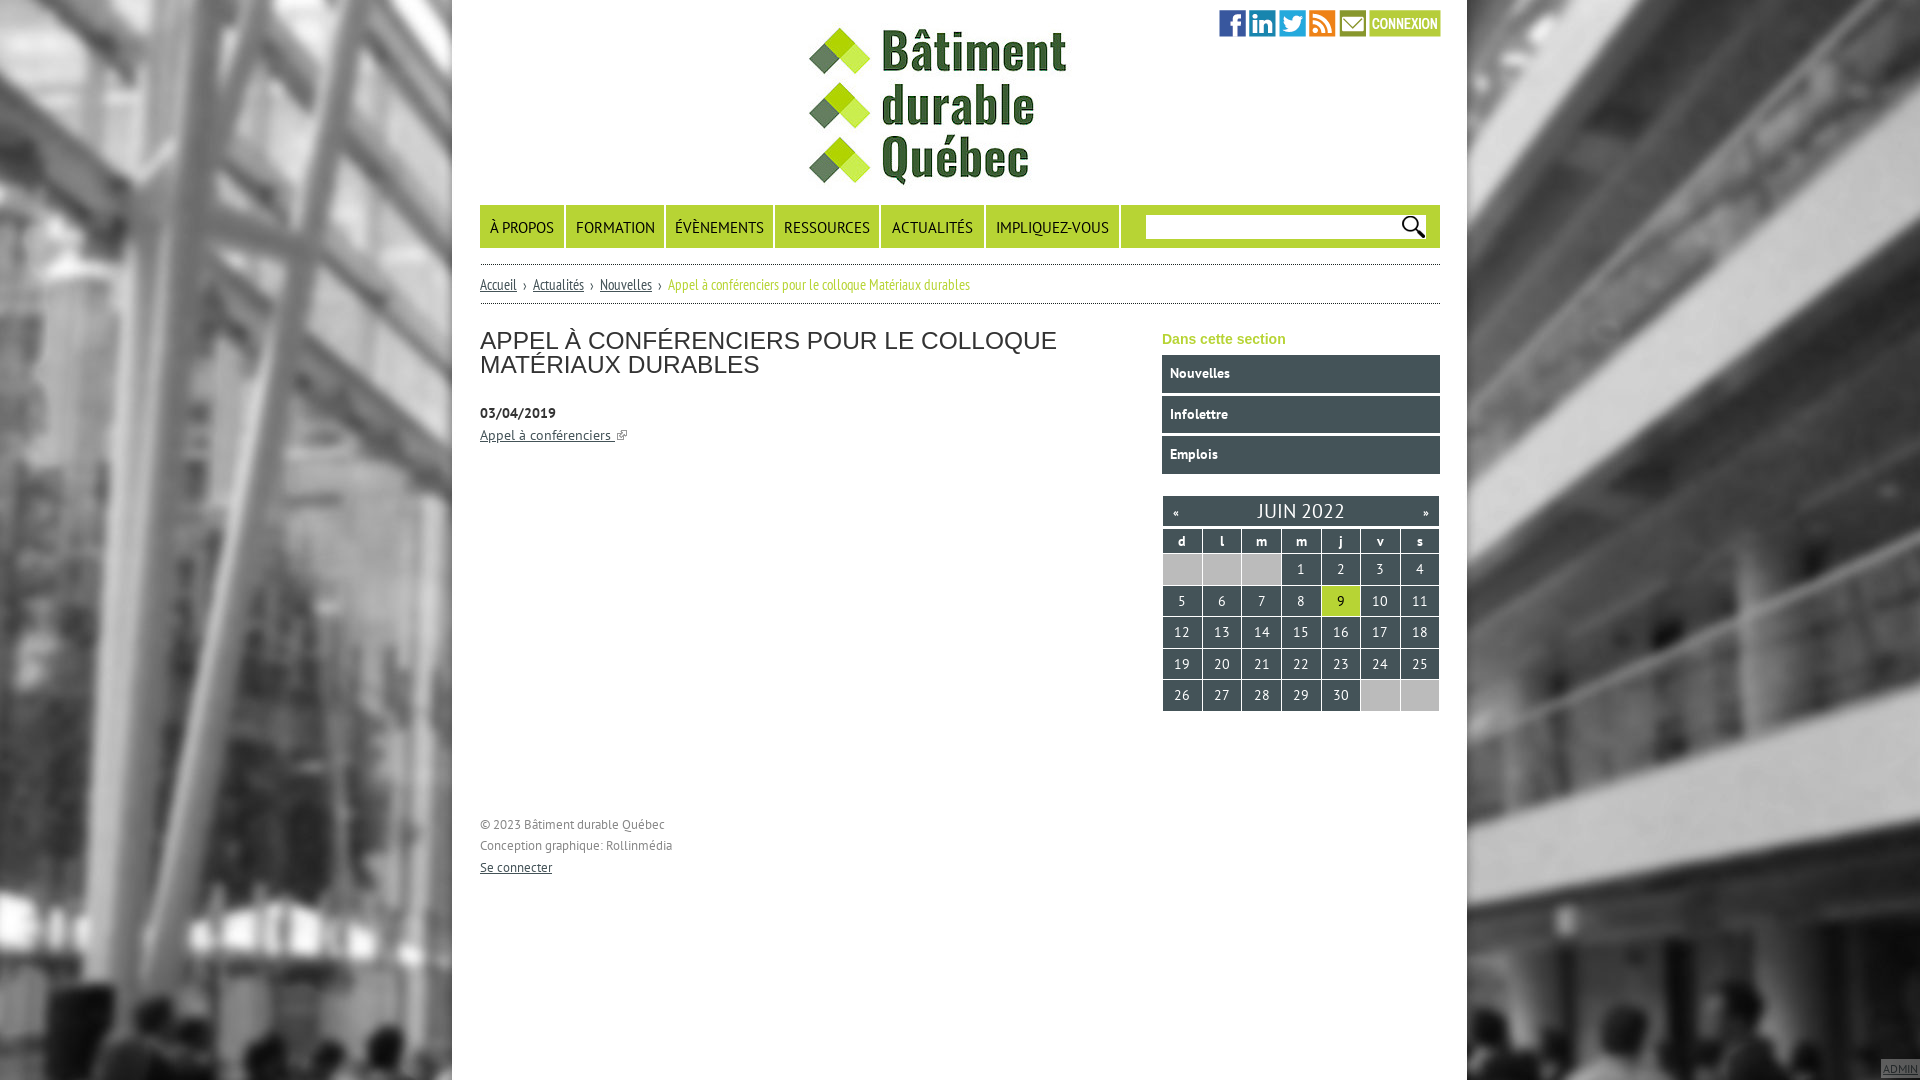 This screenshot has height=1080, width=1920. What do you see at coordinates (1231, 23) in the screenshot?
I see `'Facebook'` at bounding box center [1231, 23].